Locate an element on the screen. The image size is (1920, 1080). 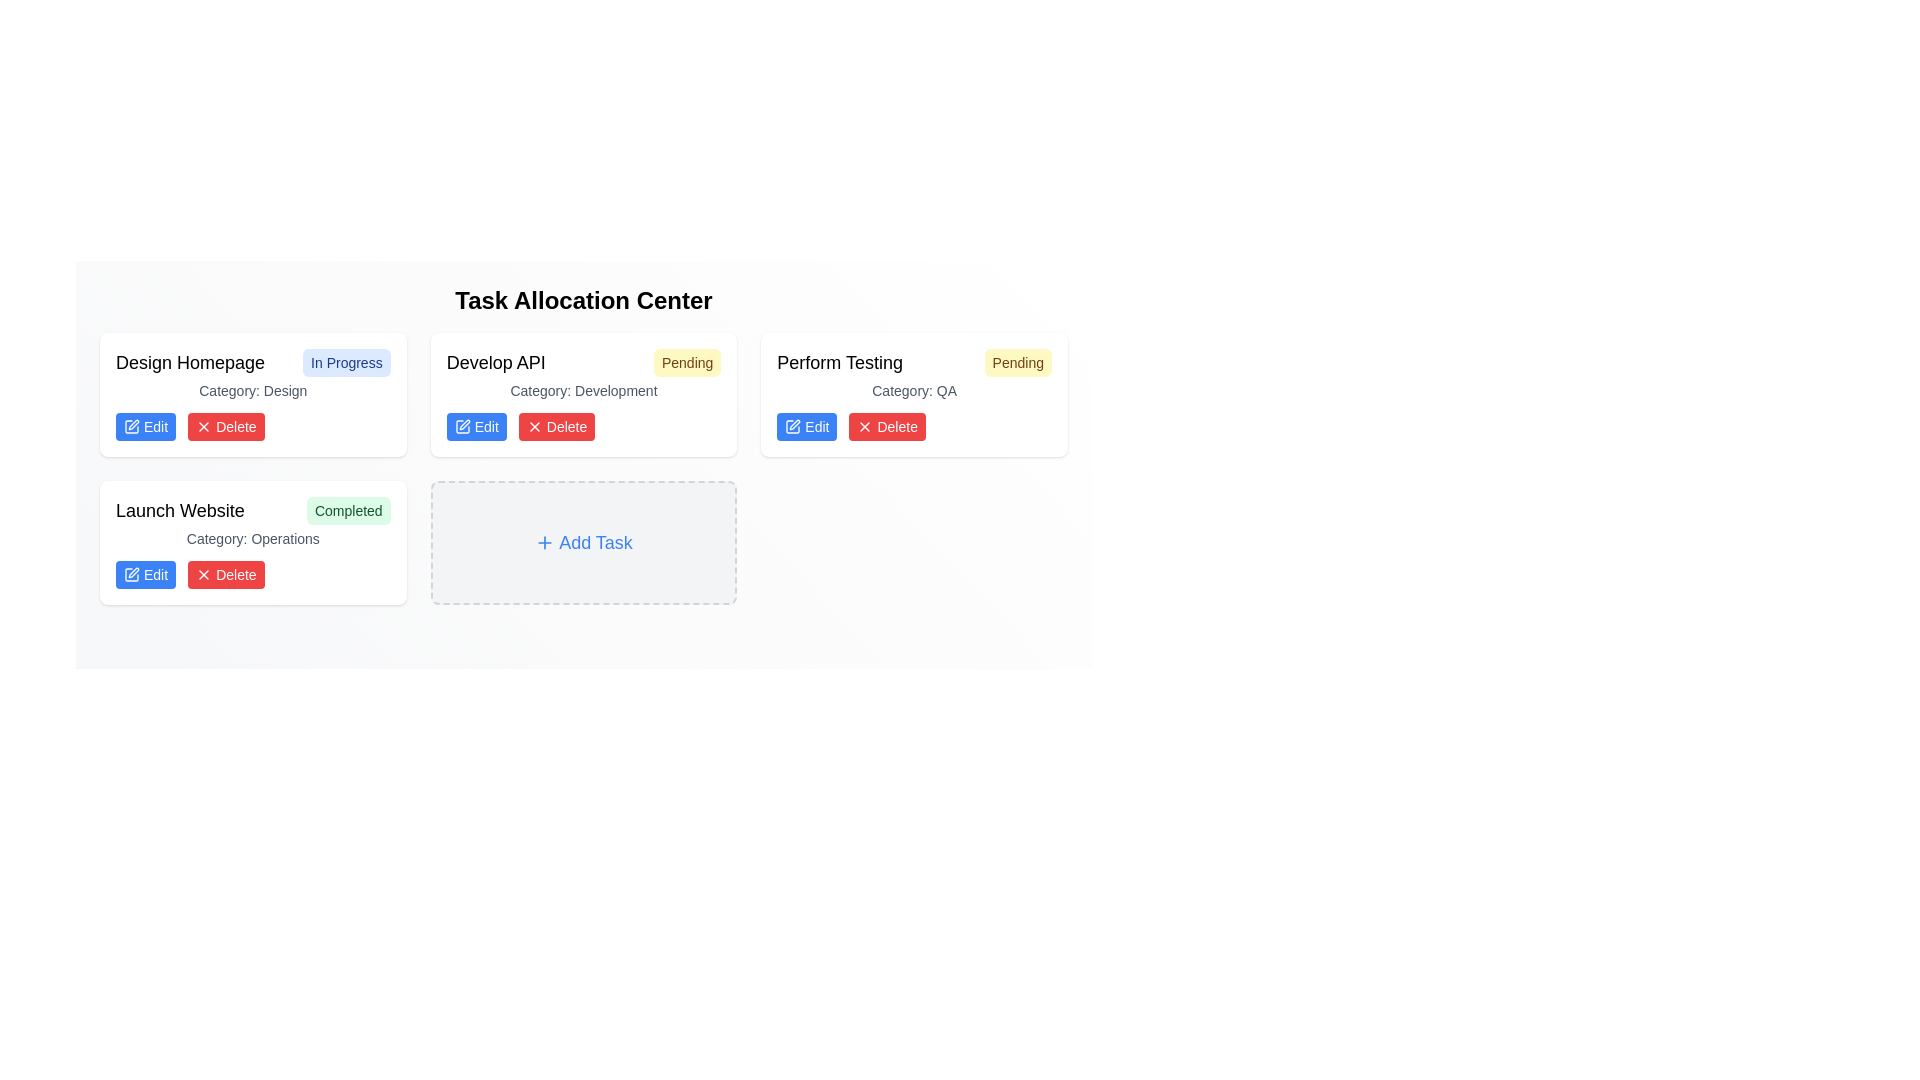
the 'Edit' button located in the lower-left portion of the card labeled 'Launch Website,' under the status tag 'Completed' and the category 'Category: Operations' to initiate editing is located at coordinates (145, 574).